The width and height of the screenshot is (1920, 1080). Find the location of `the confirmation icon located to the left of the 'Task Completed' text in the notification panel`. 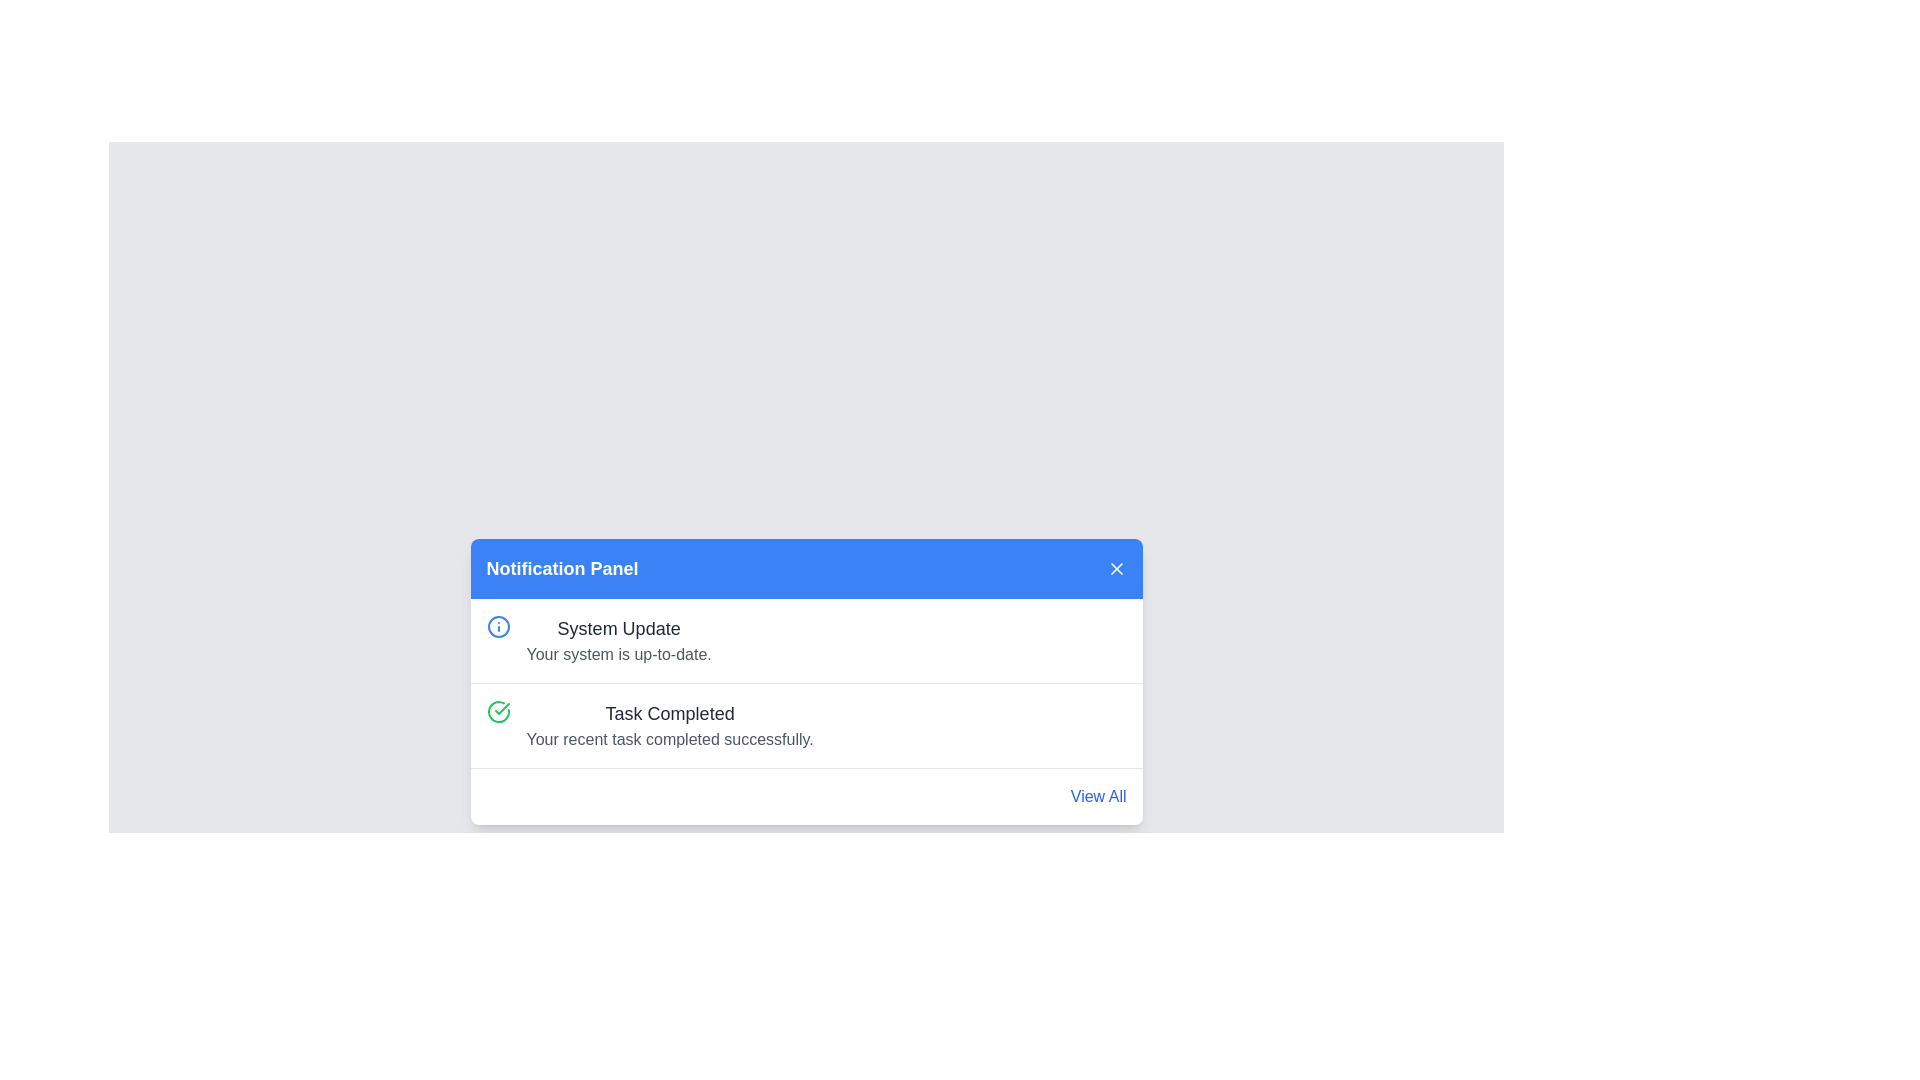

the confirmation icon located to the left of the 'Task Completed' text in the notification panel is located at coordinates (498, 711).